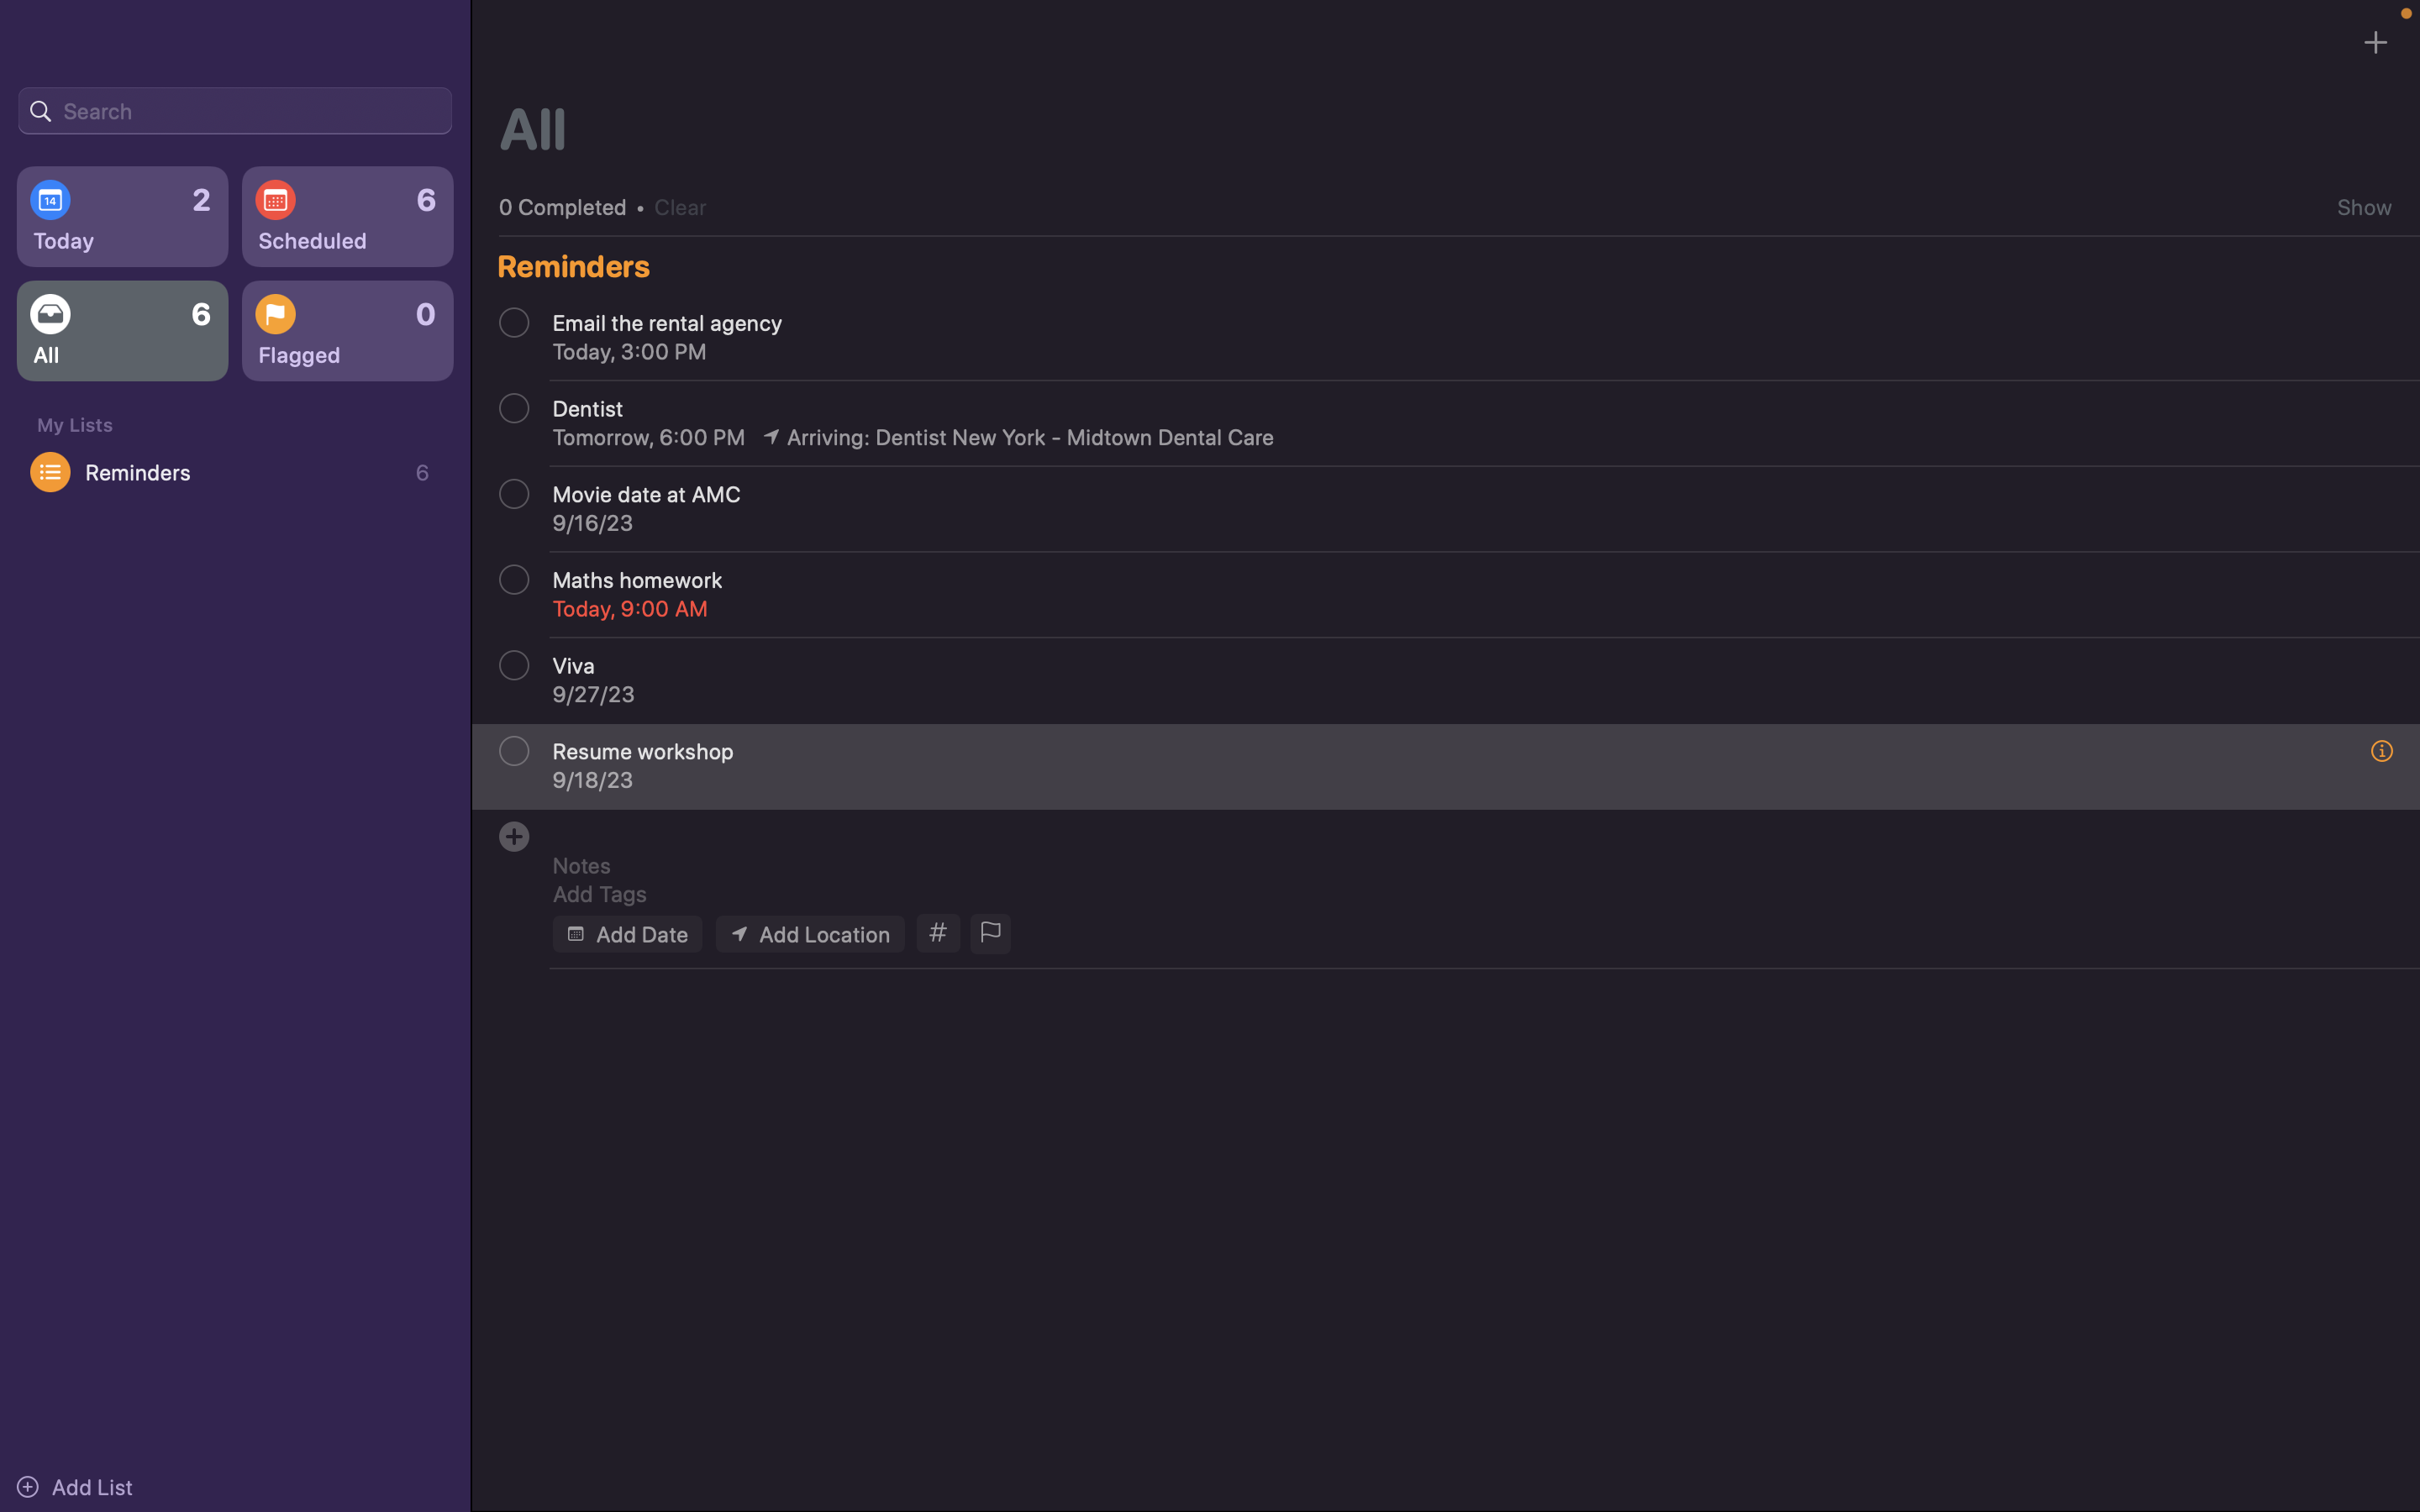  What do you see at coordinates (808, 932) in the screenshot?
I see `Assign the location of the conference as "Mellon Institute` at bounding box center [808, 932].